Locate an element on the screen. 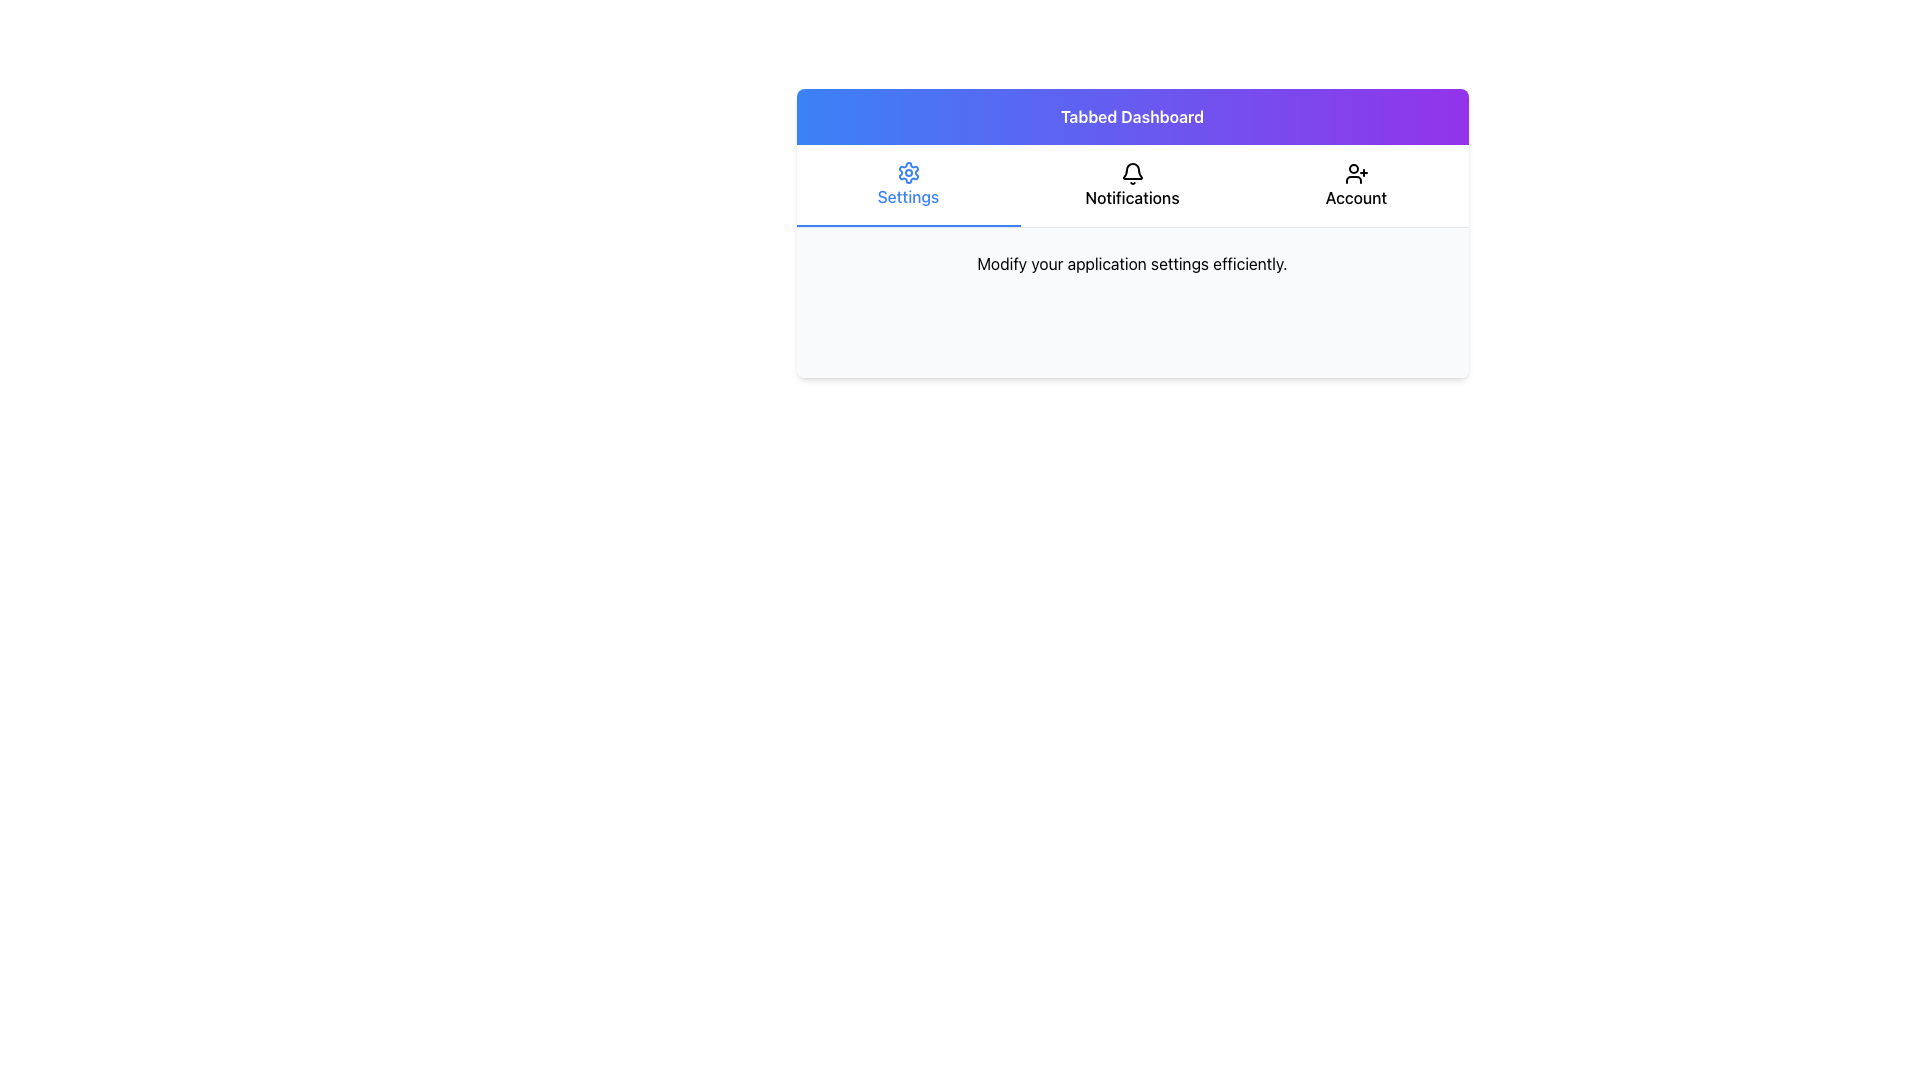  the Navigation Button located in the third section of the tabbed navigation bar, right after 'Notifications' is located at coordinates (1356, 185).